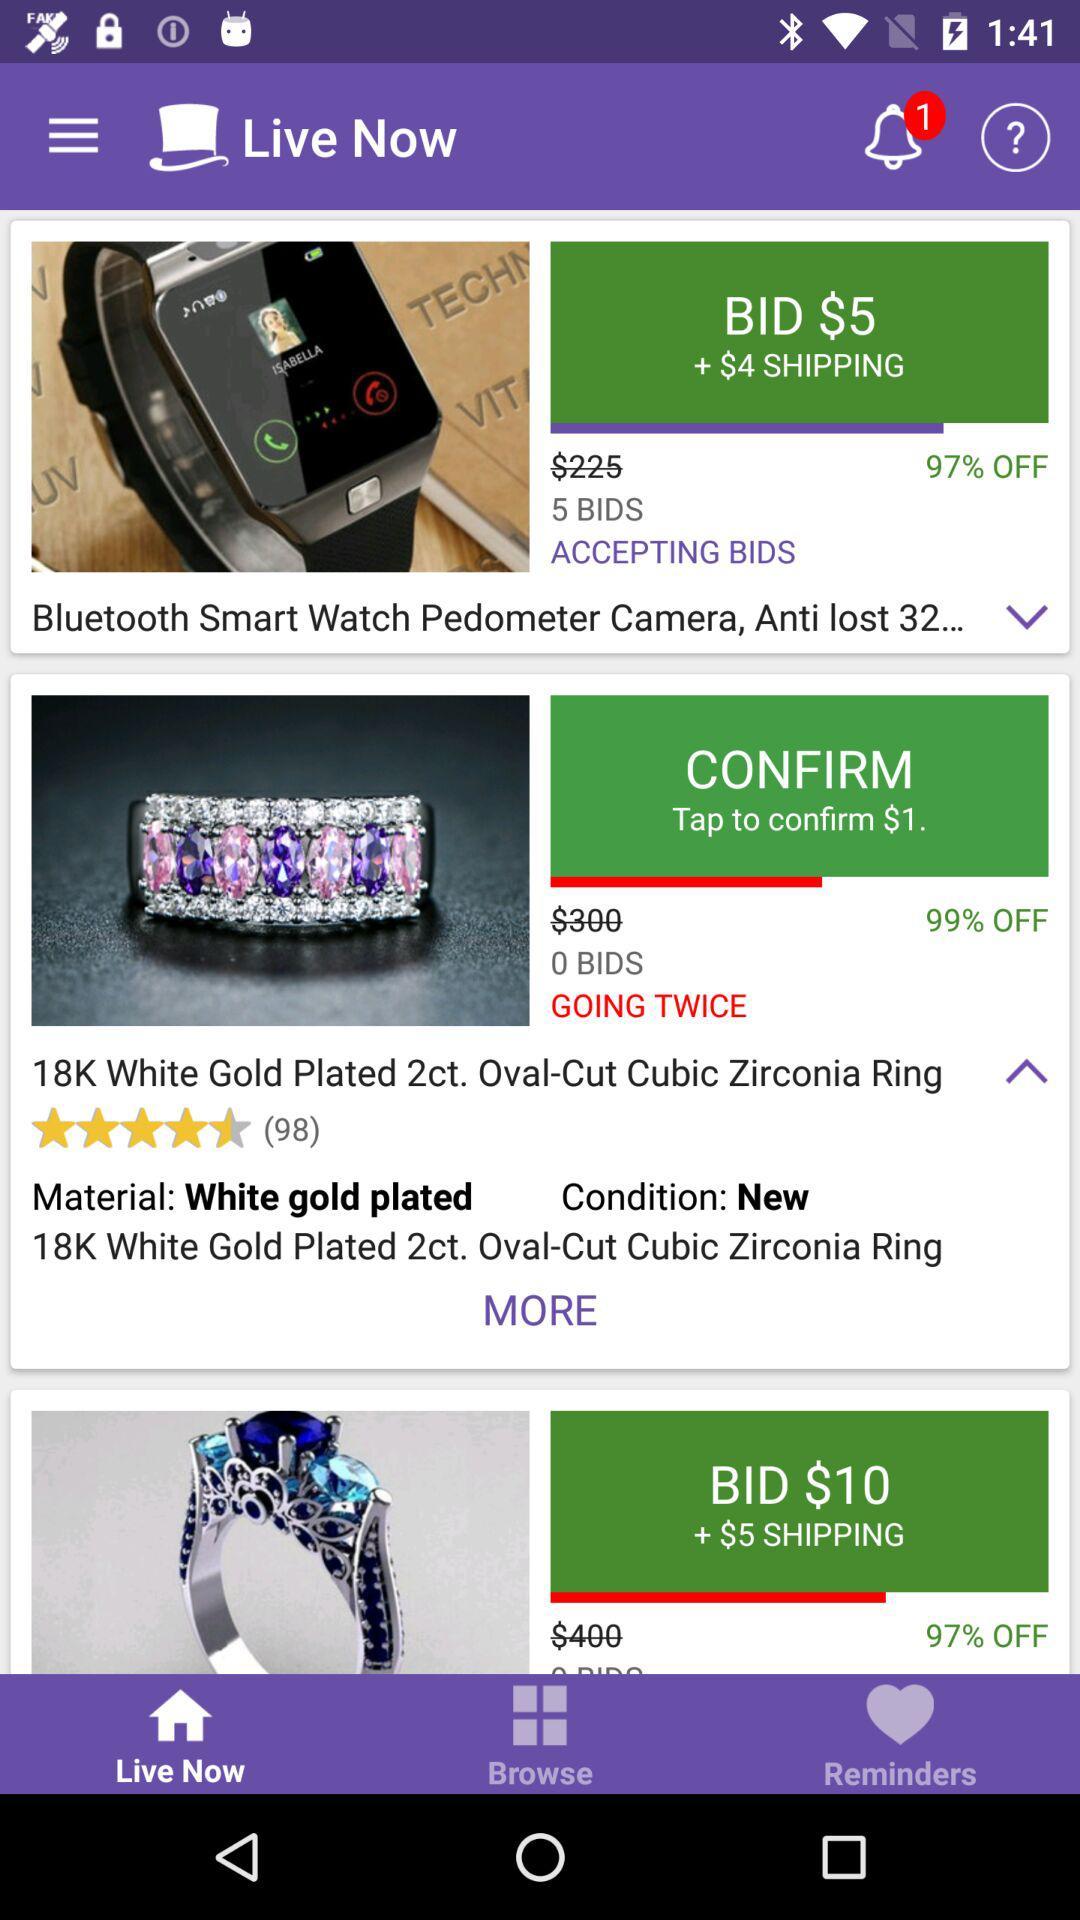 Image resolution: width=1080 pixels, height=1920 pixels. What do you see at coordinates (540, 1737) in the screenshot?
I see `item next to live now` at bounding box center [540, 1737].